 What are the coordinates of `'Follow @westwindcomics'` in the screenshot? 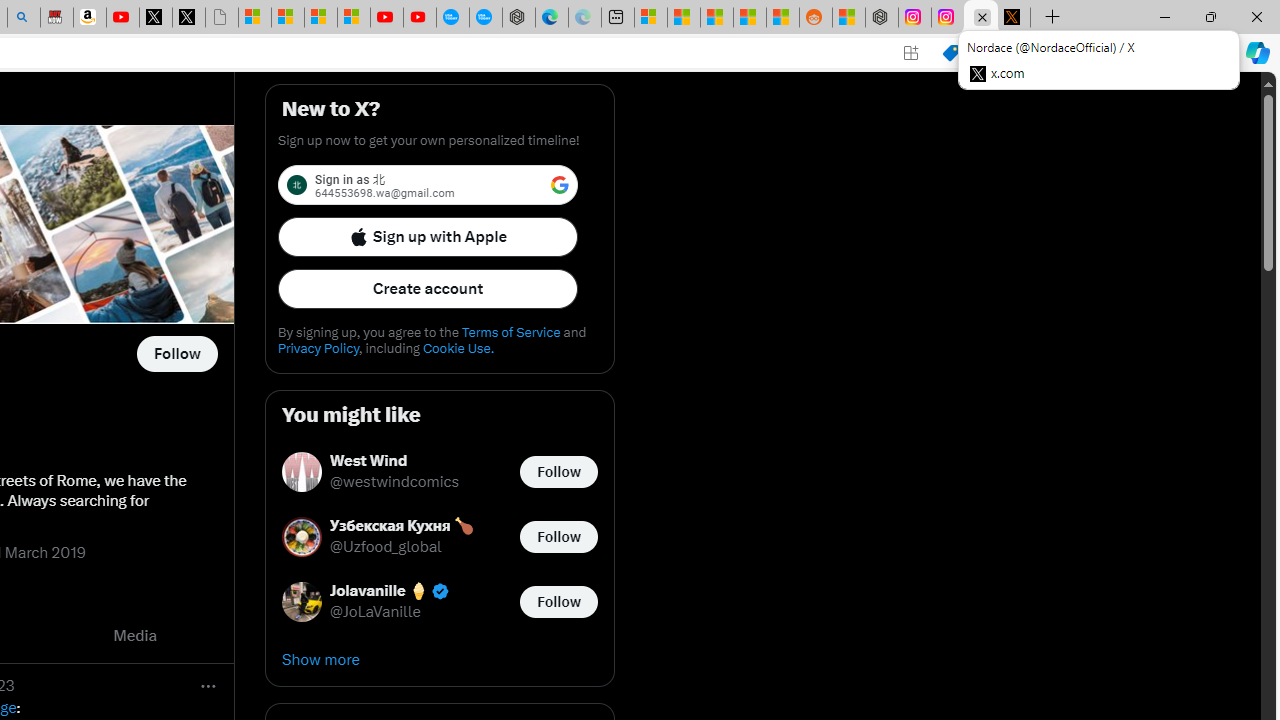 It's located at (558, 471).